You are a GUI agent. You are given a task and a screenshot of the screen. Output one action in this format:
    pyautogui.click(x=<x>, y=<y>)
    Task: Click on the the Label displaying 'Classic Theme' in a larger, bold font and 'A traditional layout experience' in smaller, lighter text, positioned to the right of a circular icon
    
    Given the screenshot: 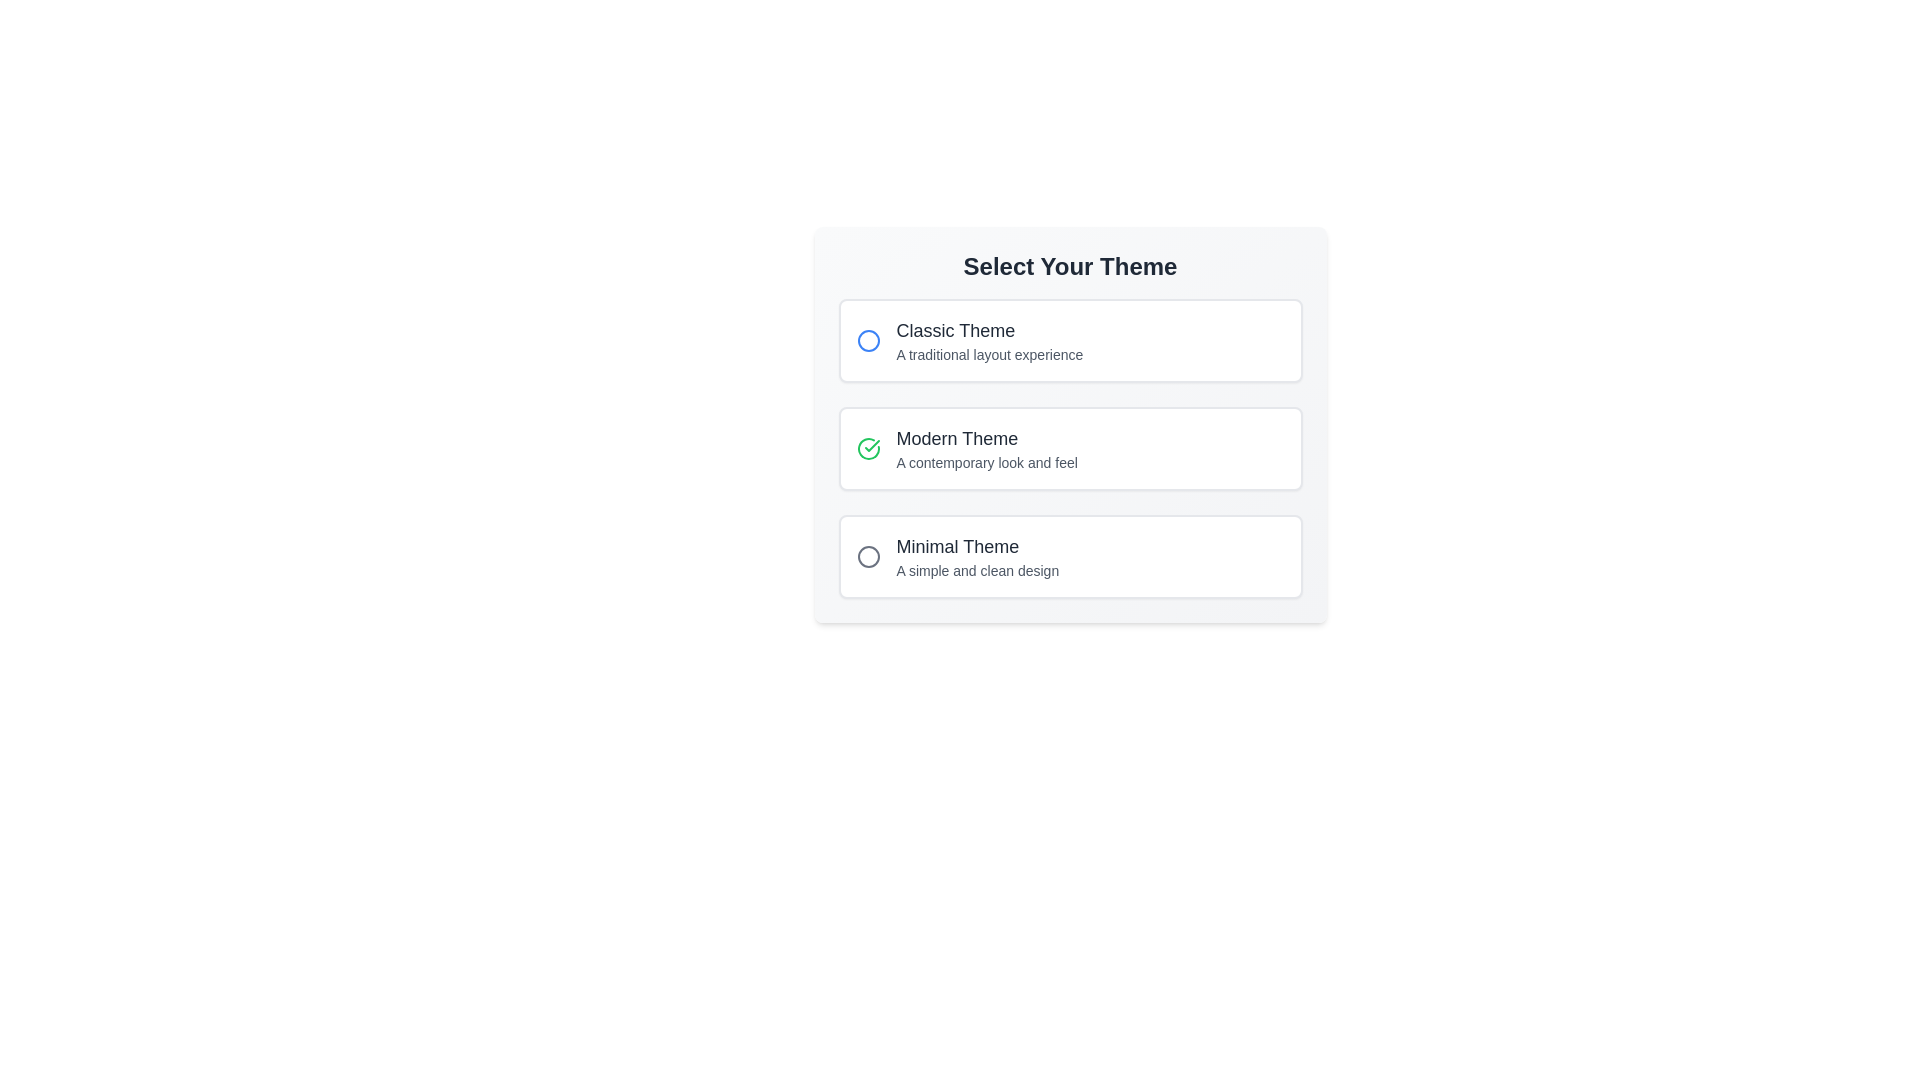 What is the action you would take?
    pyautogui.click(x=989, y=339)
    